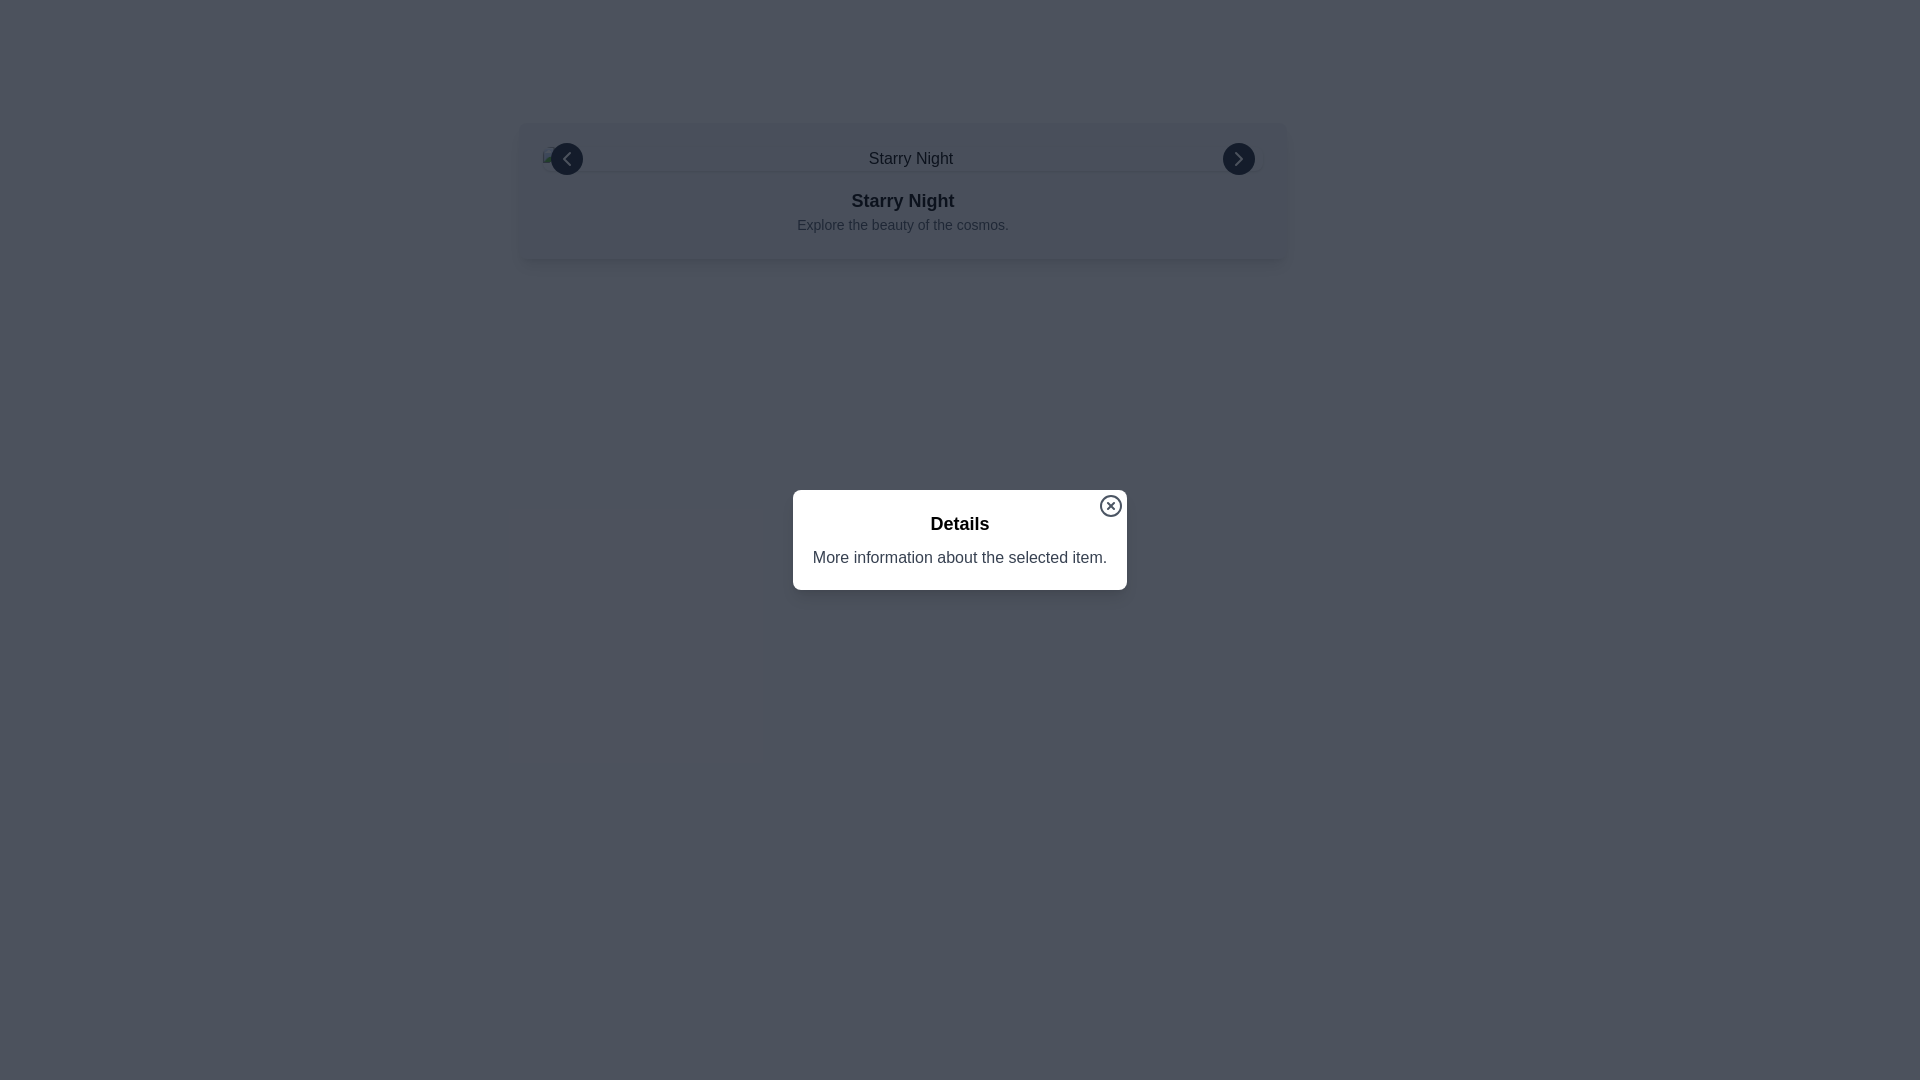 The image size is (1920, 1080). What do you see at coordinates (960, 523) in the screenshot?
I see `the bold-text heading labeled 'Details', which is styled in a larger font size and is part of a white pop-up card` at bounding box center [960, 523].